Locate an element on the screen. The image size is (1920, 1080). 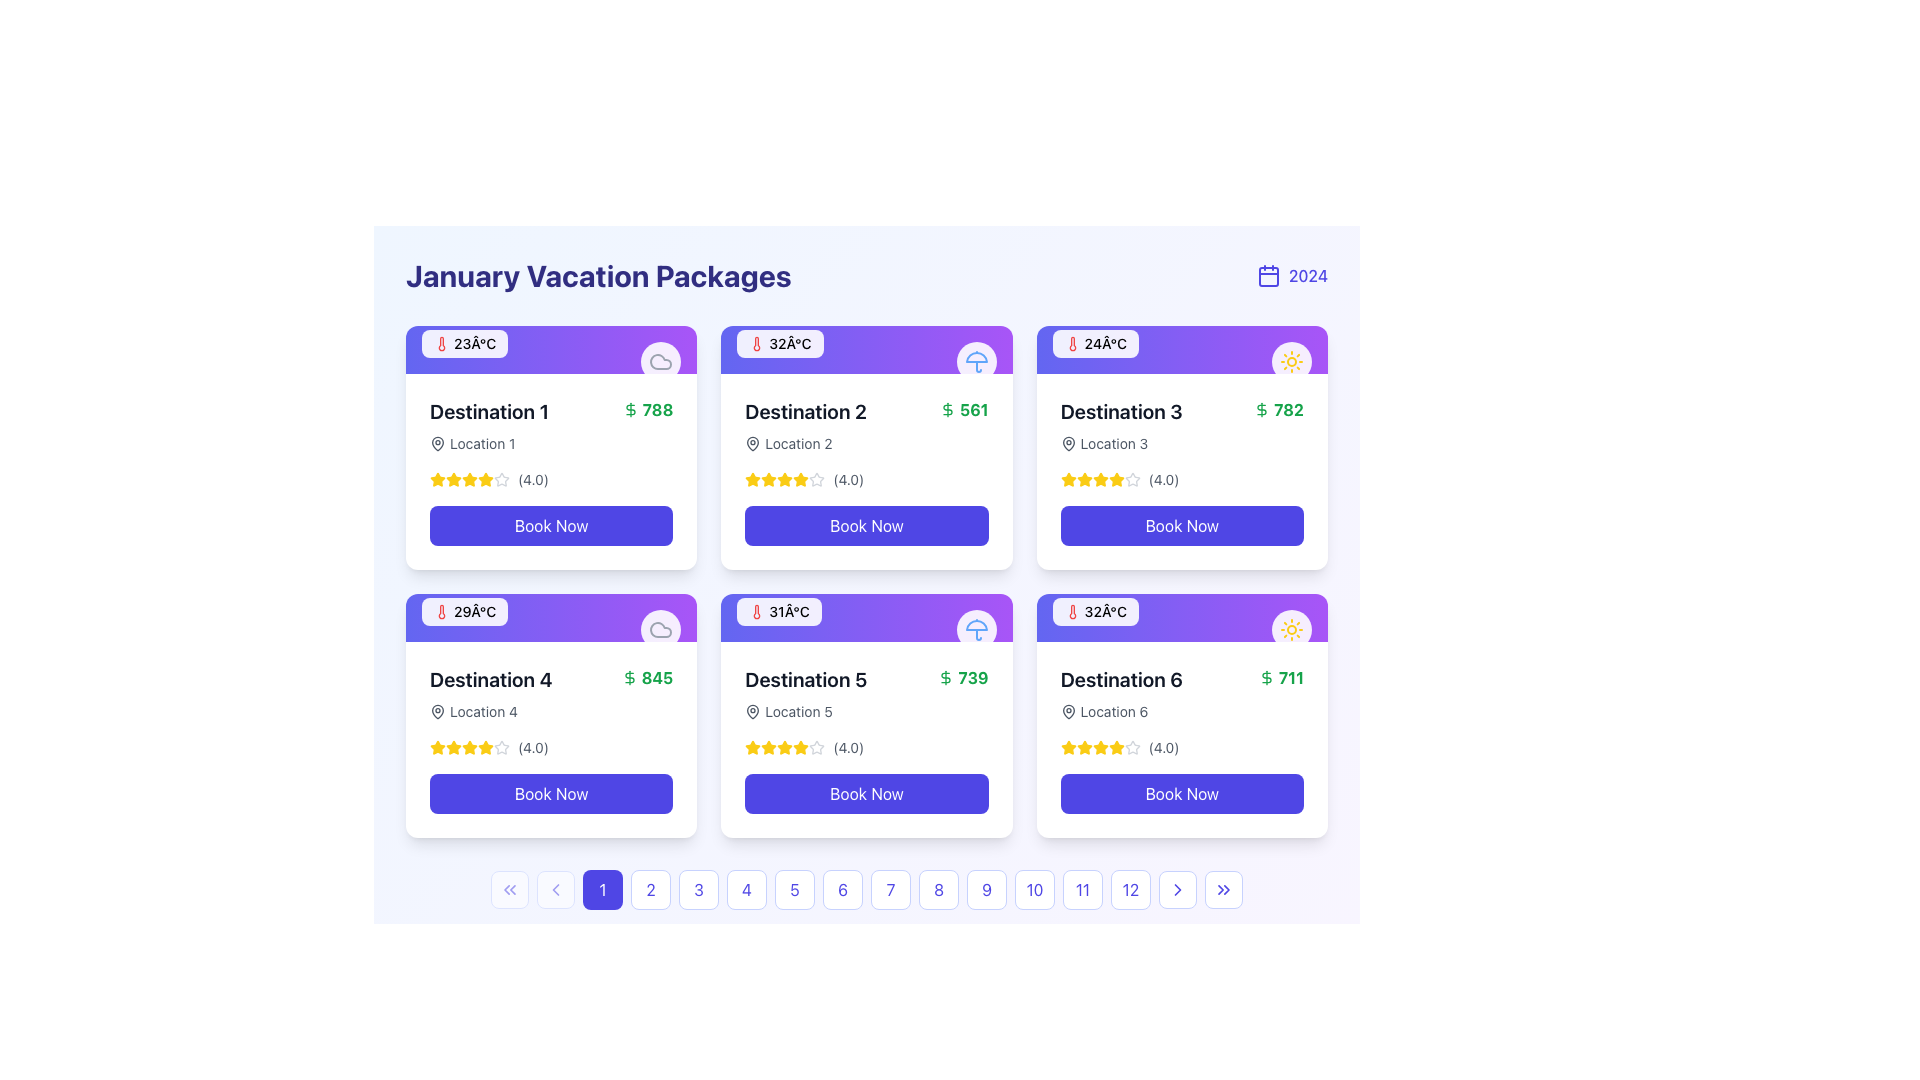
the details of the sun icon located in the top-right corner of the 'Destination 6' card, which serves as a decorative representation of sunny weather is located at coordinates (1291, 628).